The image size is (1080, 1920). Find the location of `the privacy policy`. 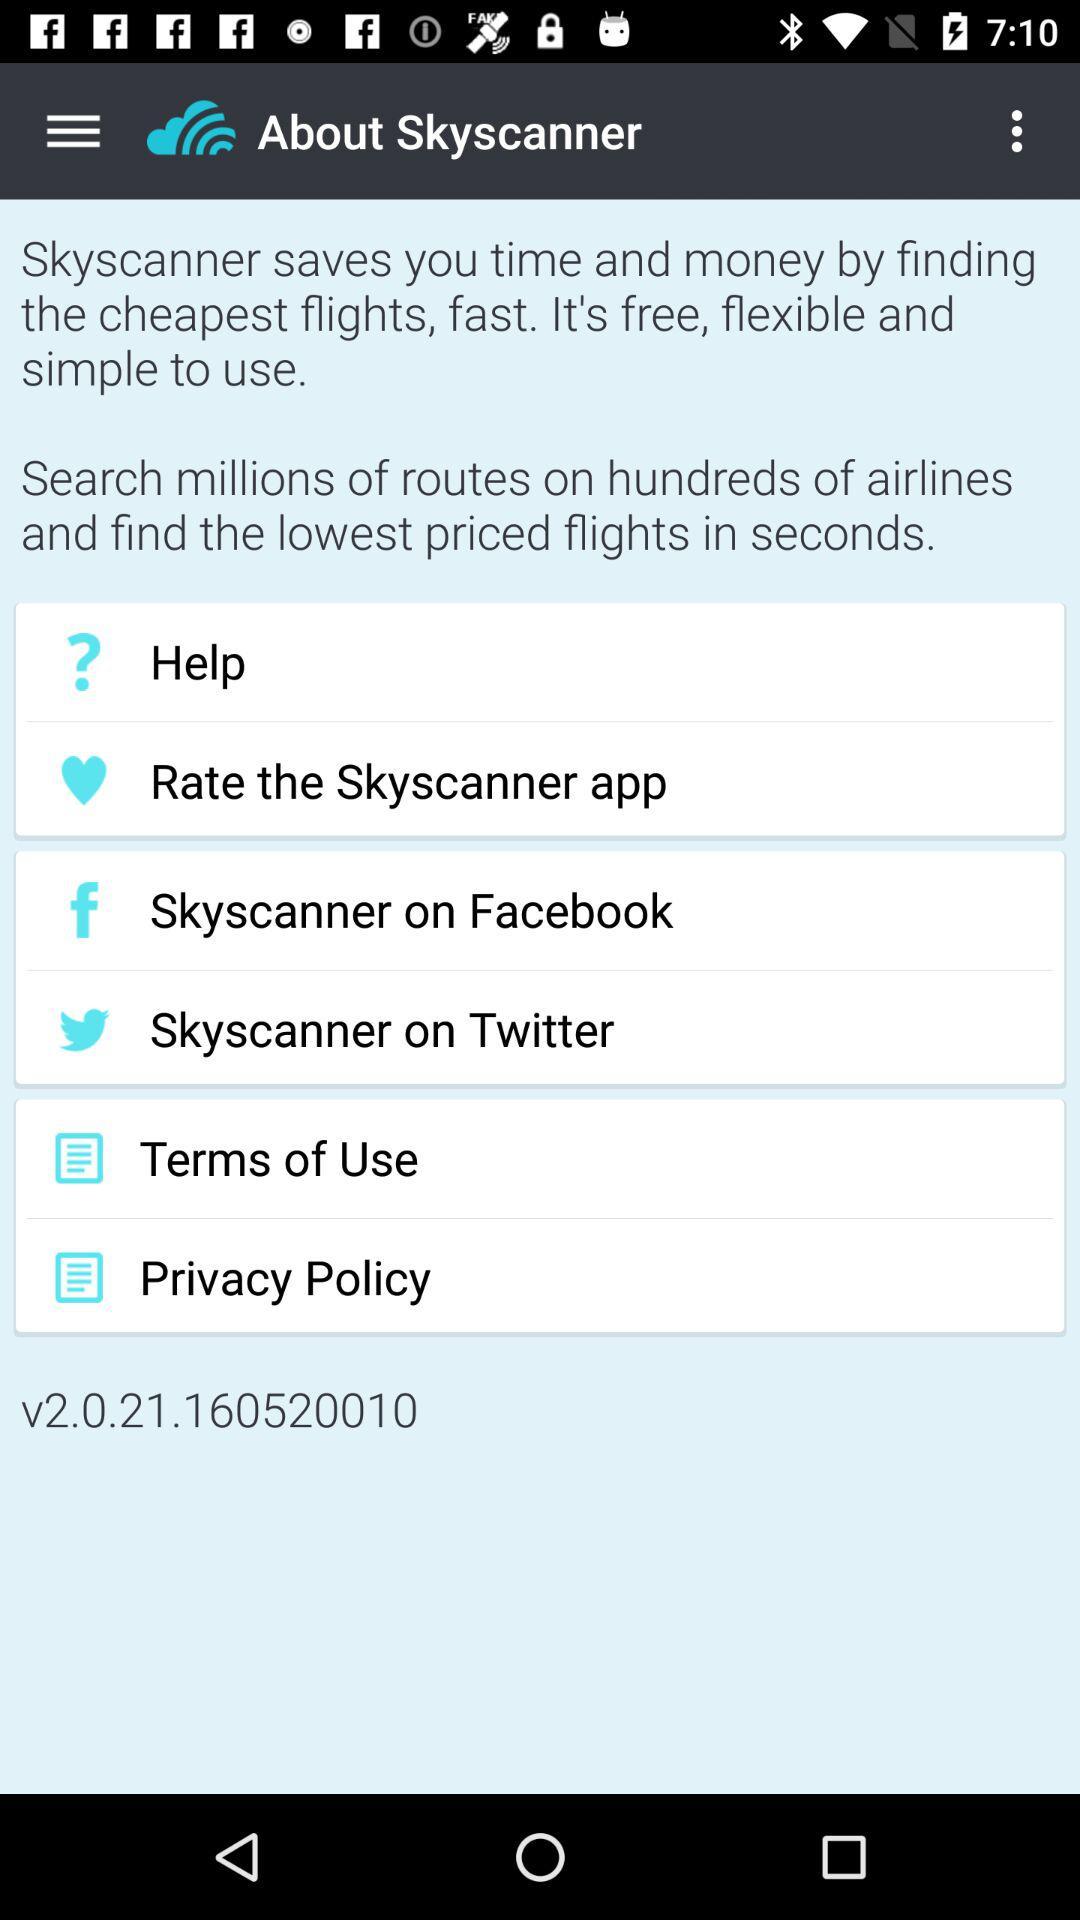

the privacy policy is located at coordinates (540, 1276).